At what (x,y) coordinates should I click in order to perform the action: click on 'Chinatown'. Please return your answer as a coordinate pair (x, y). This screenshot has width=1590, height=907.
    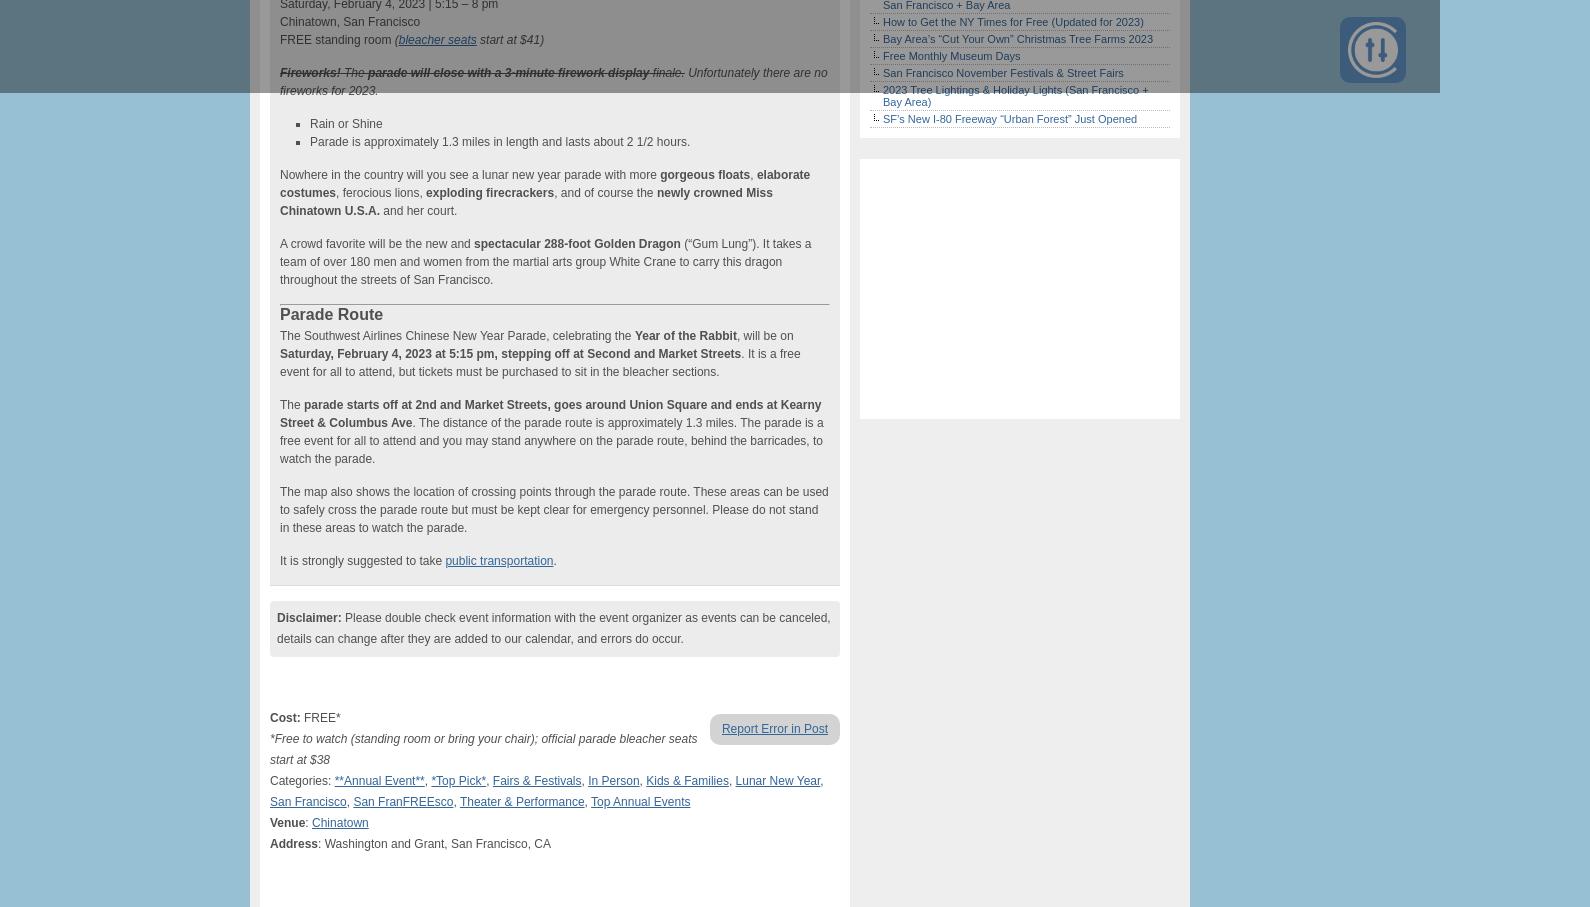
    Looking at the image, I should click on (339, 823).